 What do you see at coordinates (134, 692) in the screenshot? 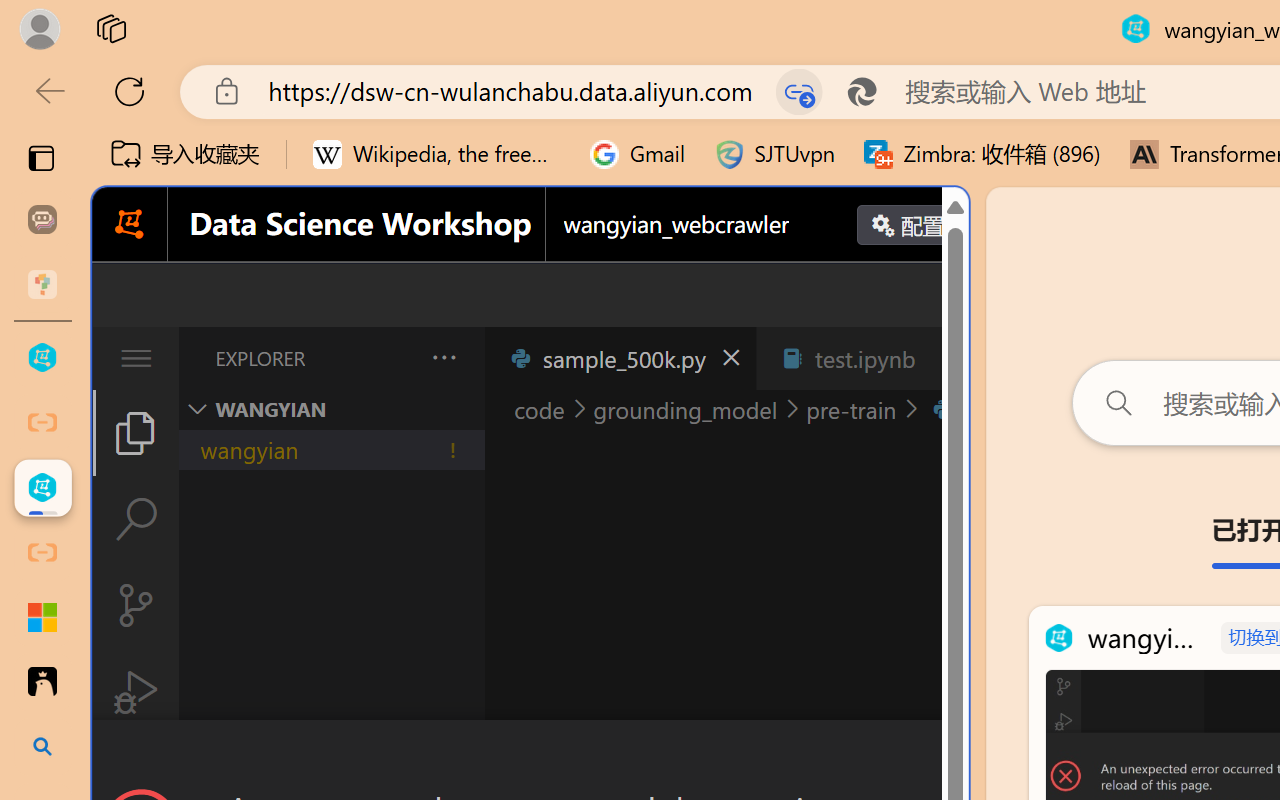
I see `'Run and Debug (Ctrl+Shift+D)'` at bounding box center [134, 692].